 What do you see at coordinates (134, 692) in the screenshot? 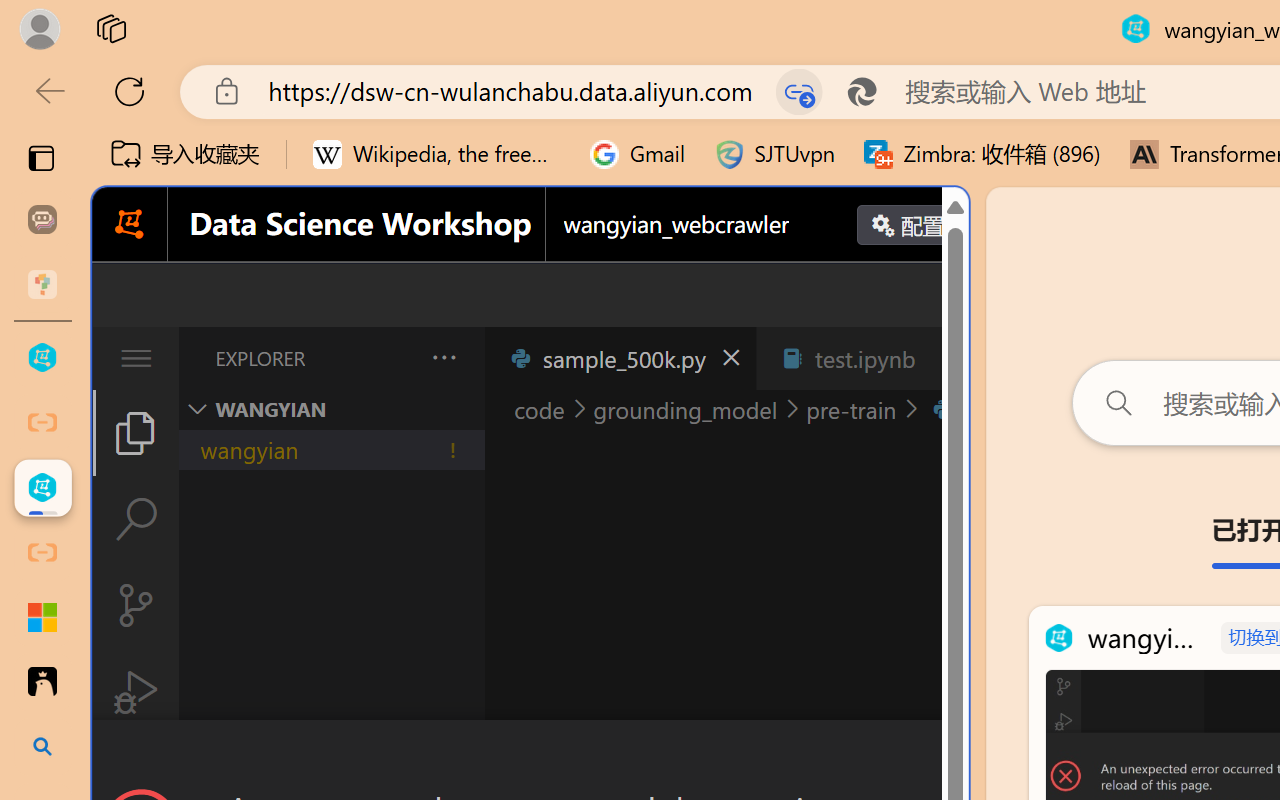
I see `'Run and Debug (Ctrl+Shift+D)'` at bounding box center [134, 692].